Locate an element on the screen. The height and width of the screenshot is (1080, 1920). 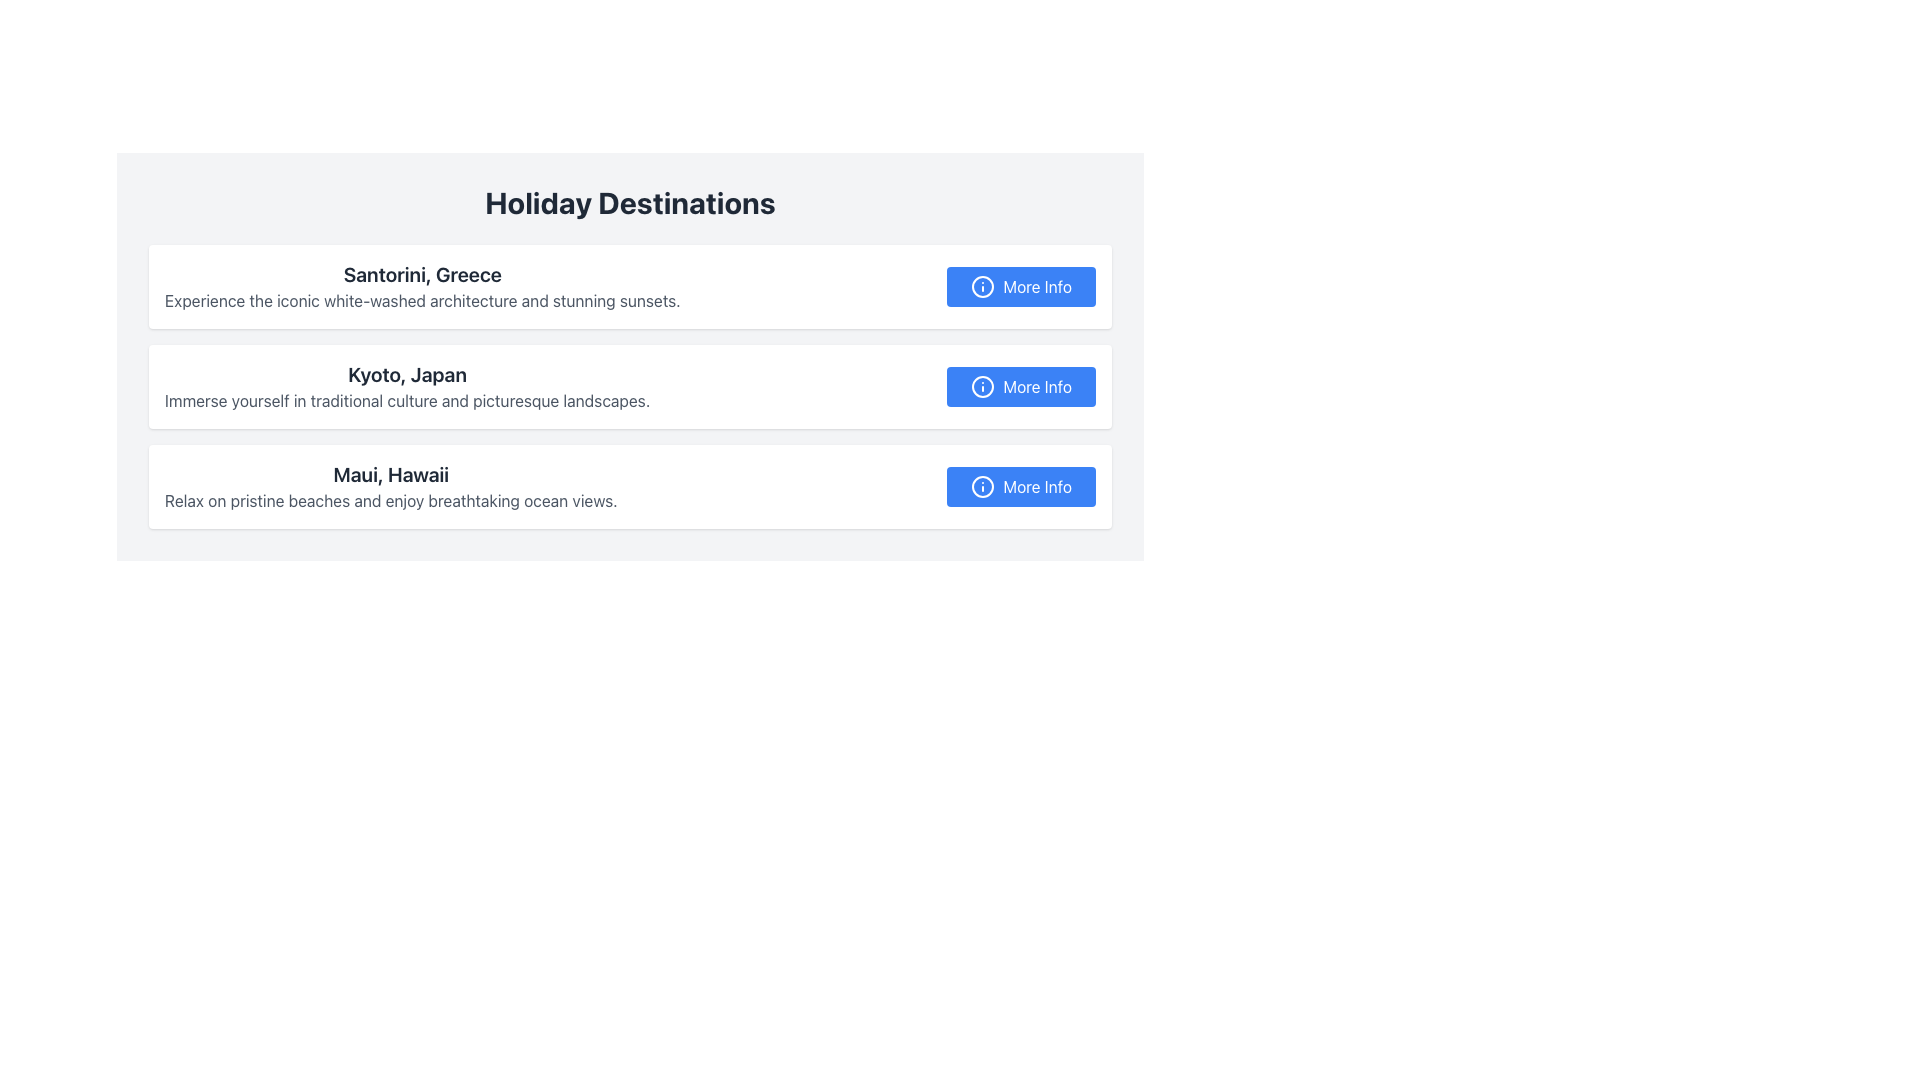
the button is located at coordinates (1021, 386).